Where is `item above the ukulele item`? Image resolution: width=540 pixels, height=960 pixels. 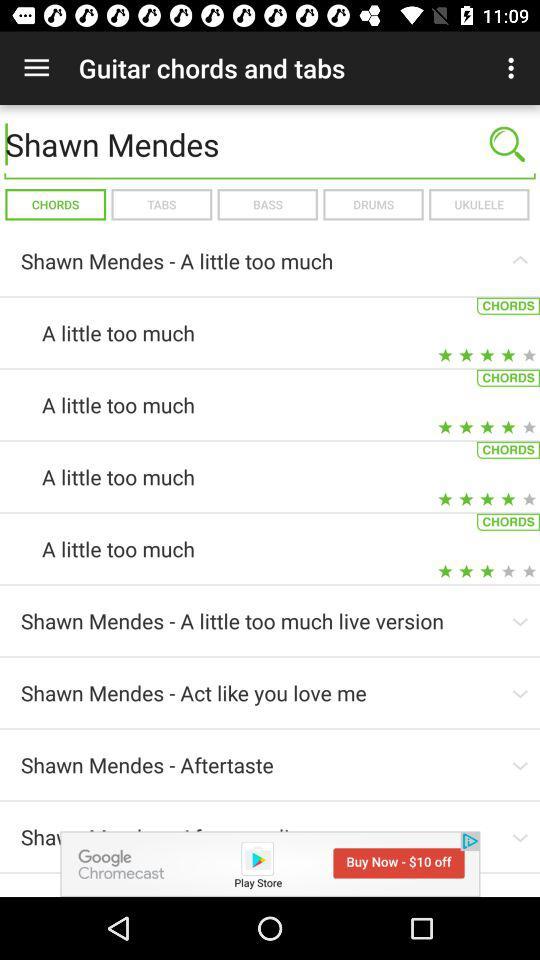 item above the ukulele item is located at coordinates (507, 143).